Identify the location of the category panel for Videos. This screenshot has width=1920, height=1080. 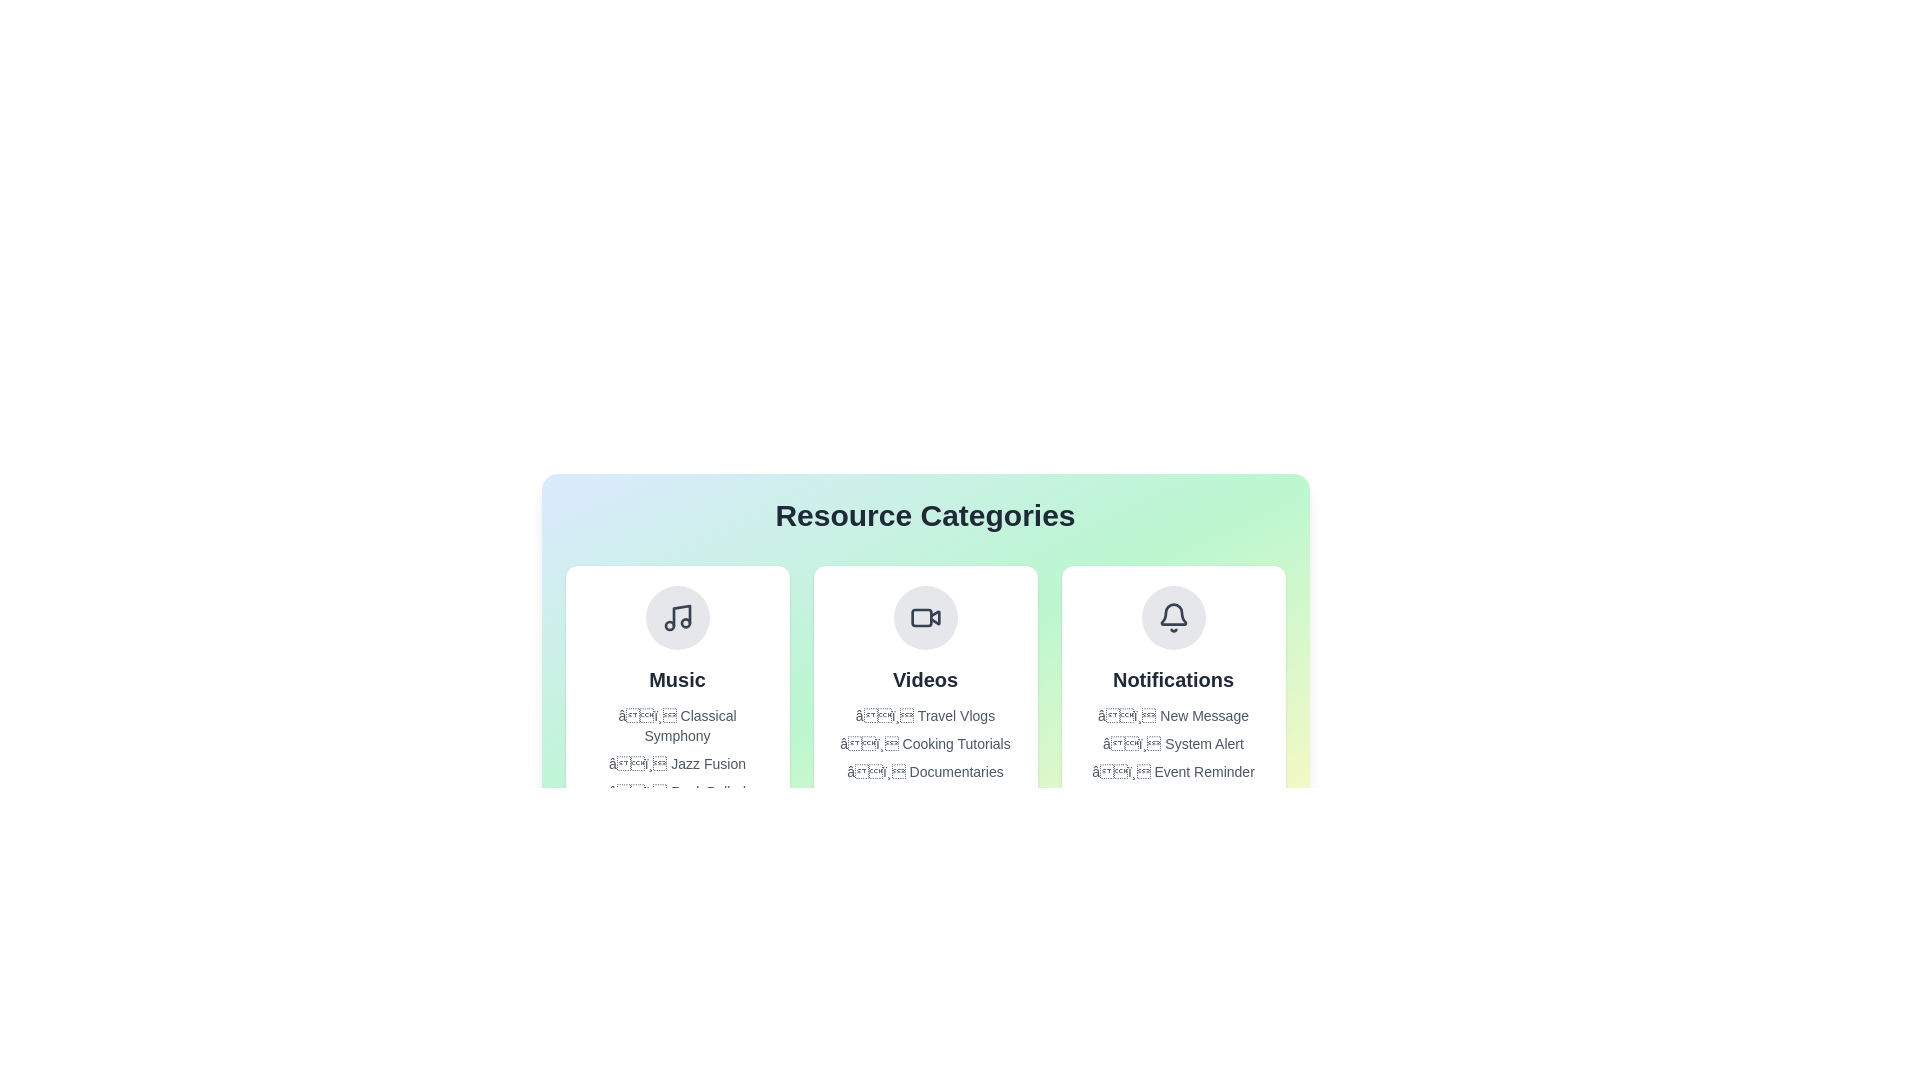
(924, 693).